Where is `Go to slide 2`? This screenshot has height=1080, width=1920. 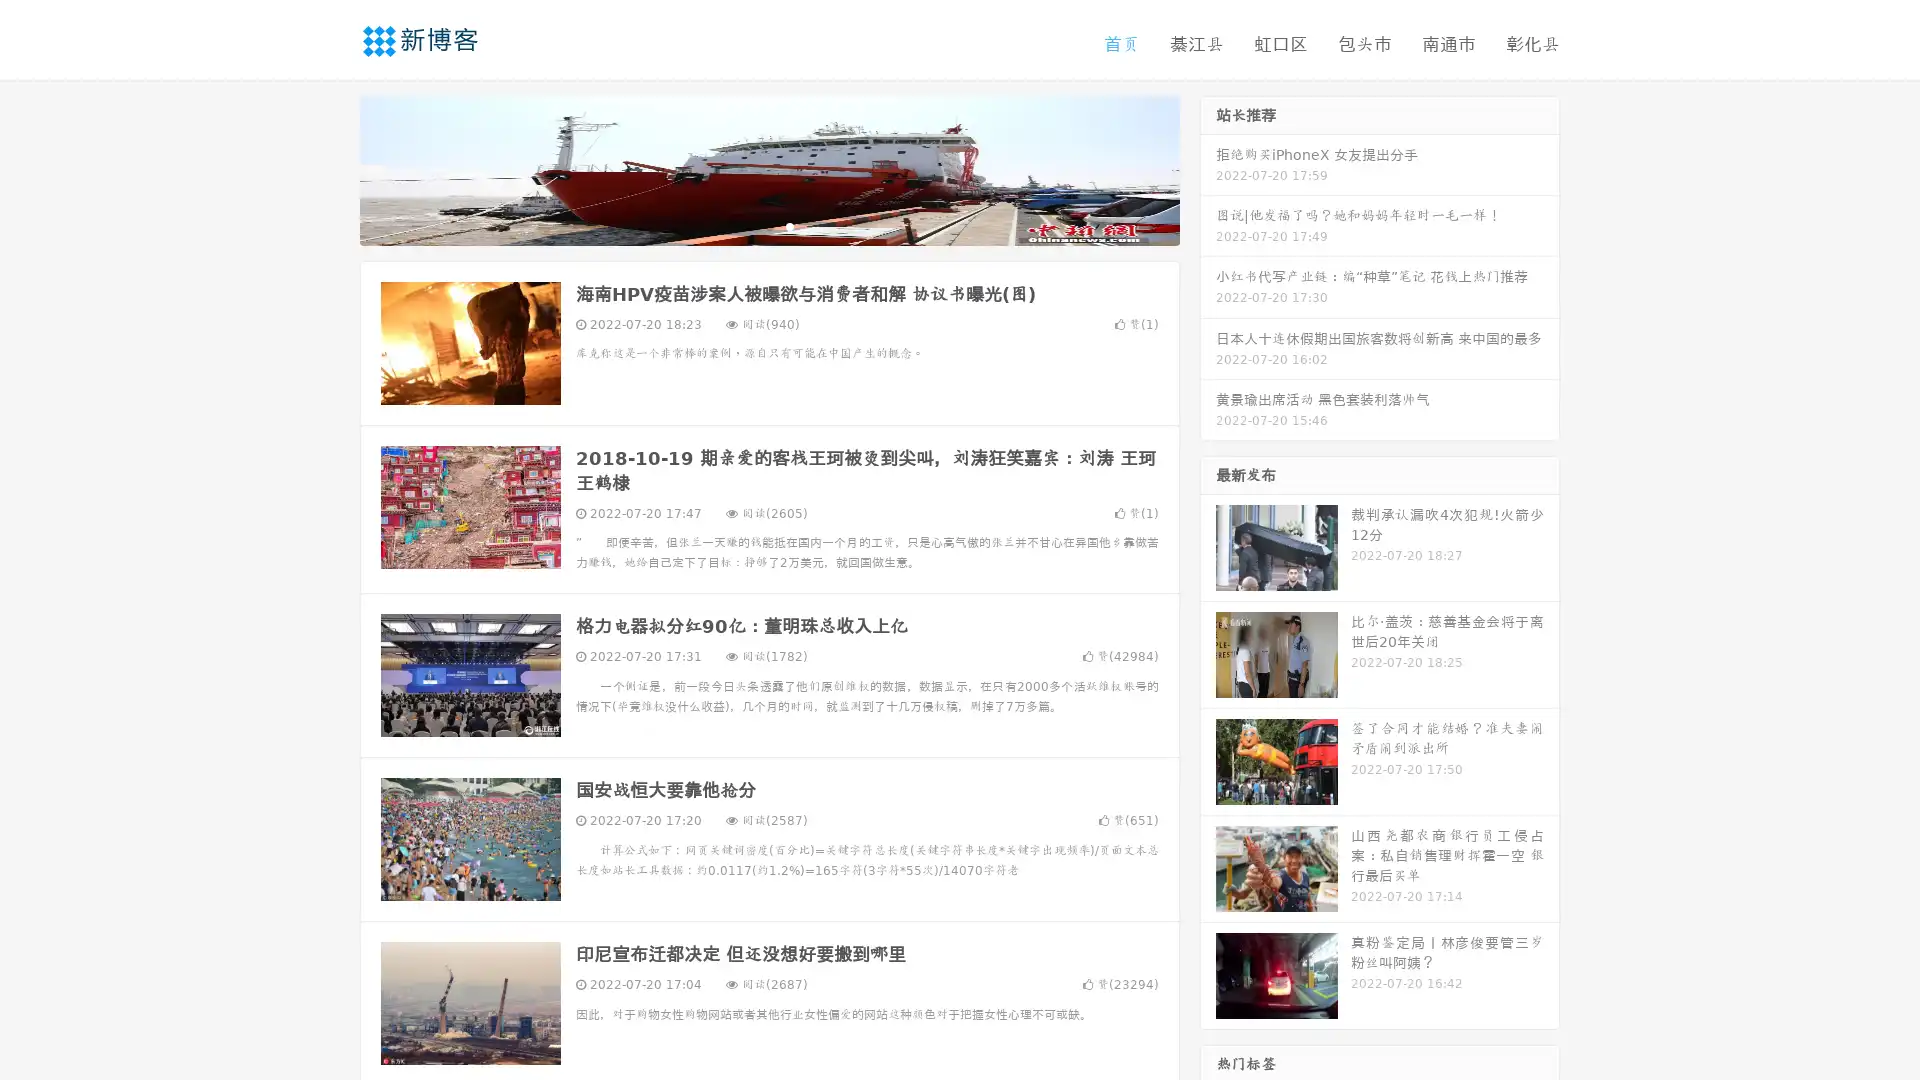 Go to slide 2 is located at coordinates (768, 225).